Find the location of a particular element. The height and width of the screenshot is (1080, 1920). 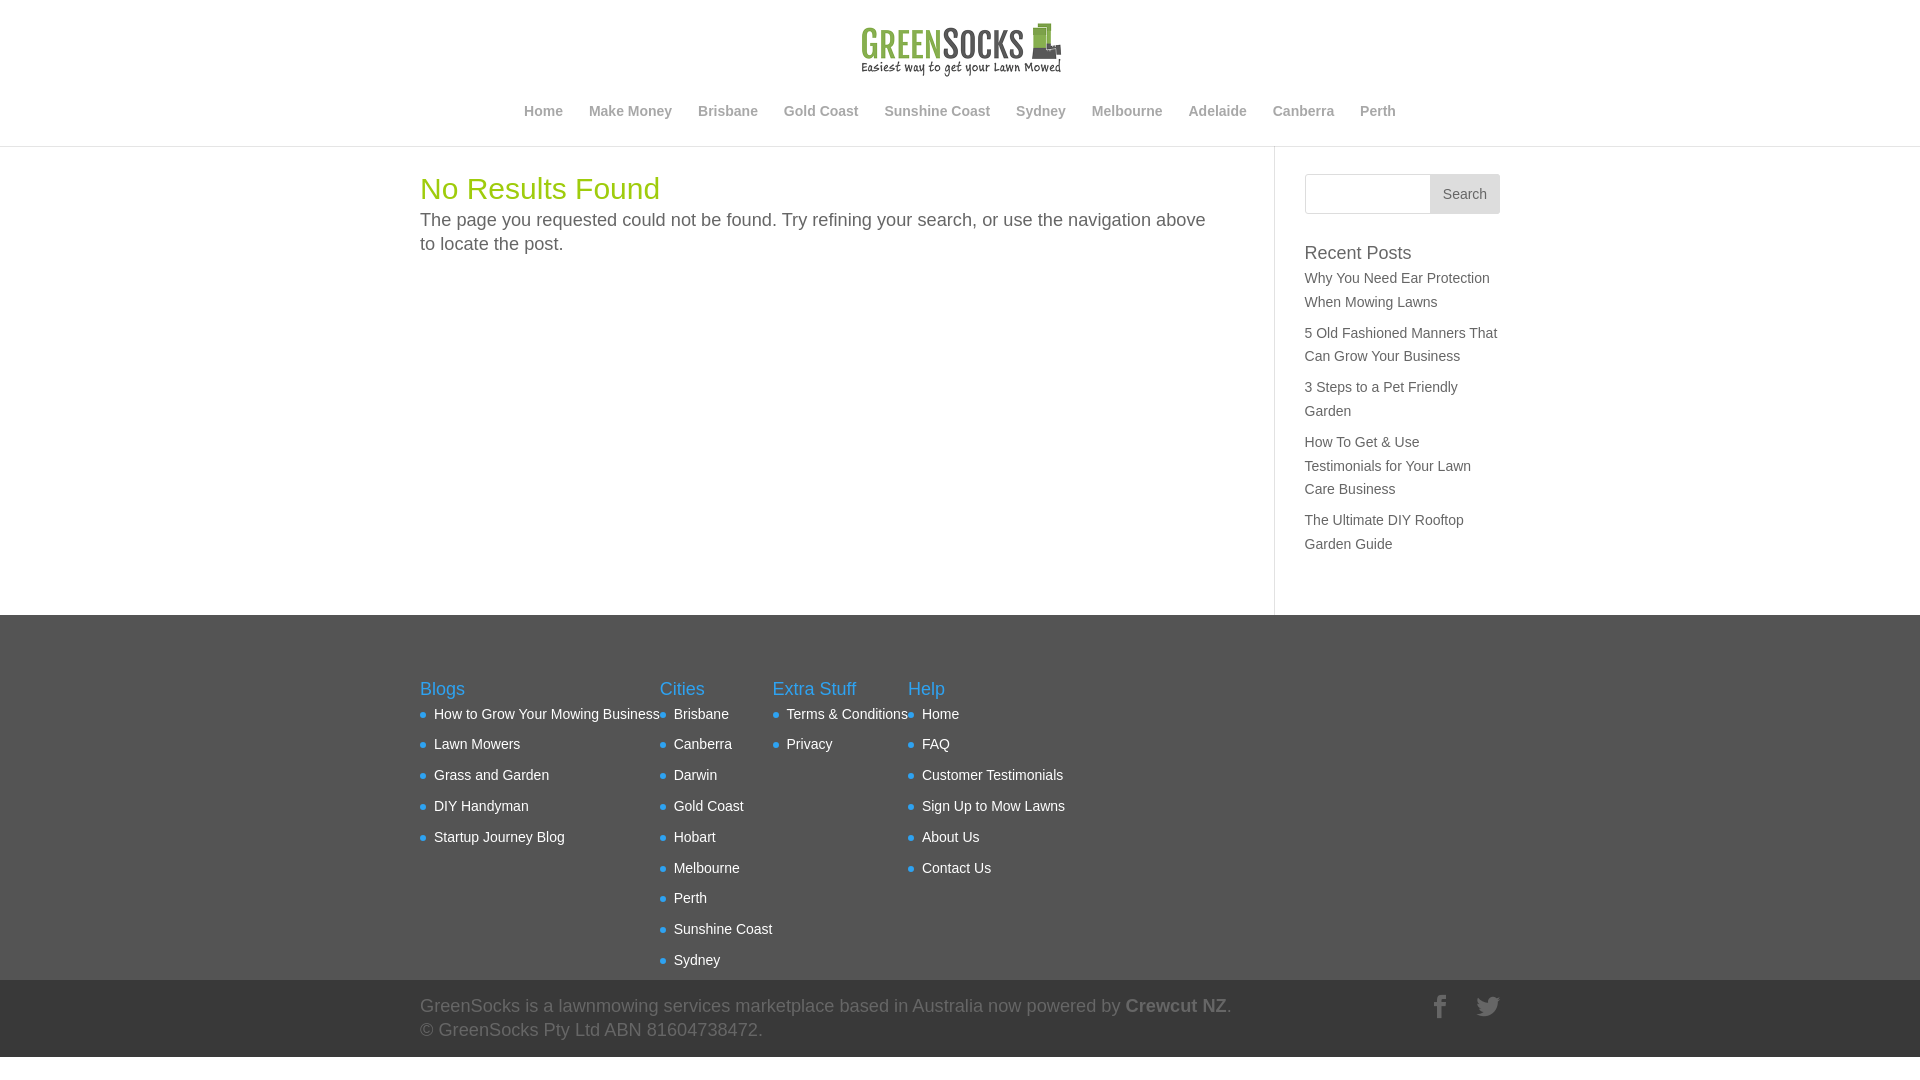

'How To Get & Use Testimonials for Your Lawn Care Business' is located at coordinates (1305, 466).